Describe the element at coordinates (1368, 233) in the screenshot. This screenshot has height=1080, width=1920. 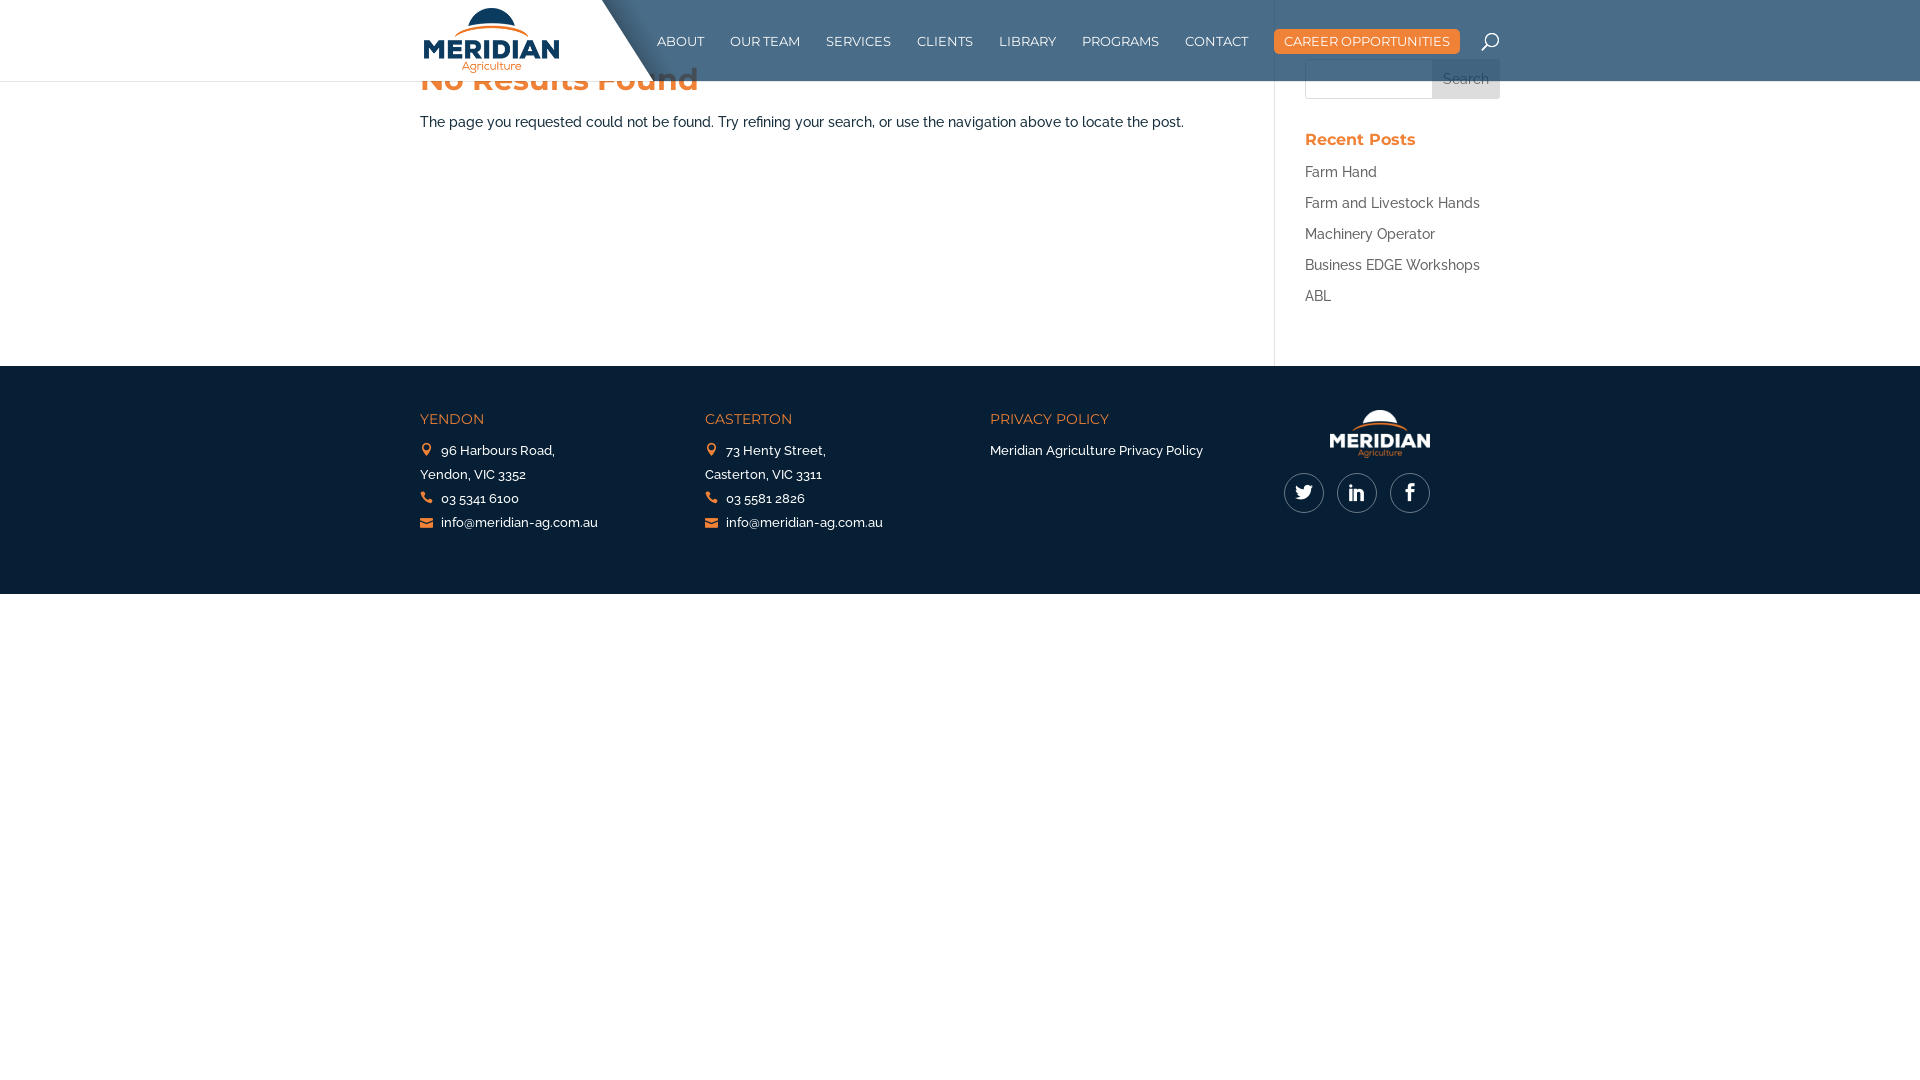
I see `'Machinery Operator'` at that location.